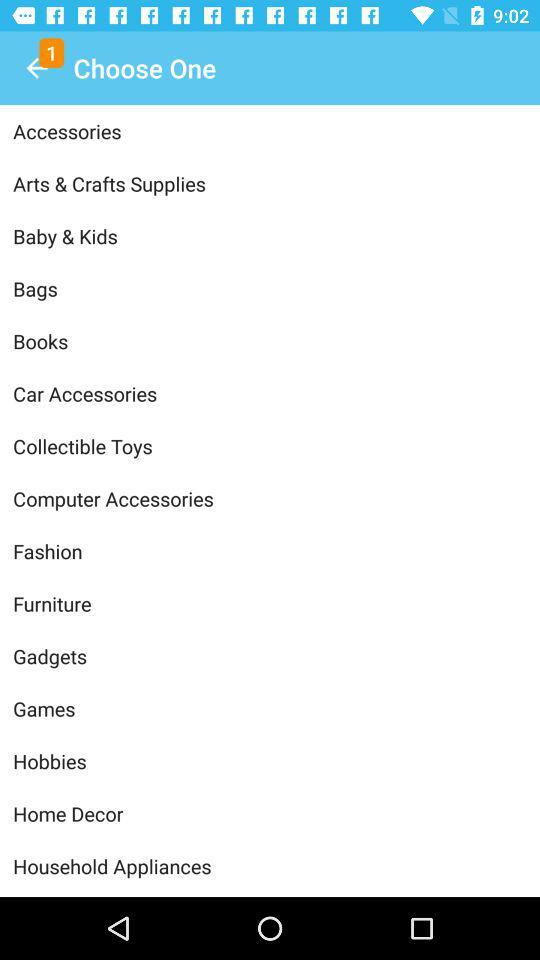 Image resolution: width=540 pixels, height=960 pixels. Describe the element at coordinates (270, 341) in the screenshot. I see `the books` at that location.